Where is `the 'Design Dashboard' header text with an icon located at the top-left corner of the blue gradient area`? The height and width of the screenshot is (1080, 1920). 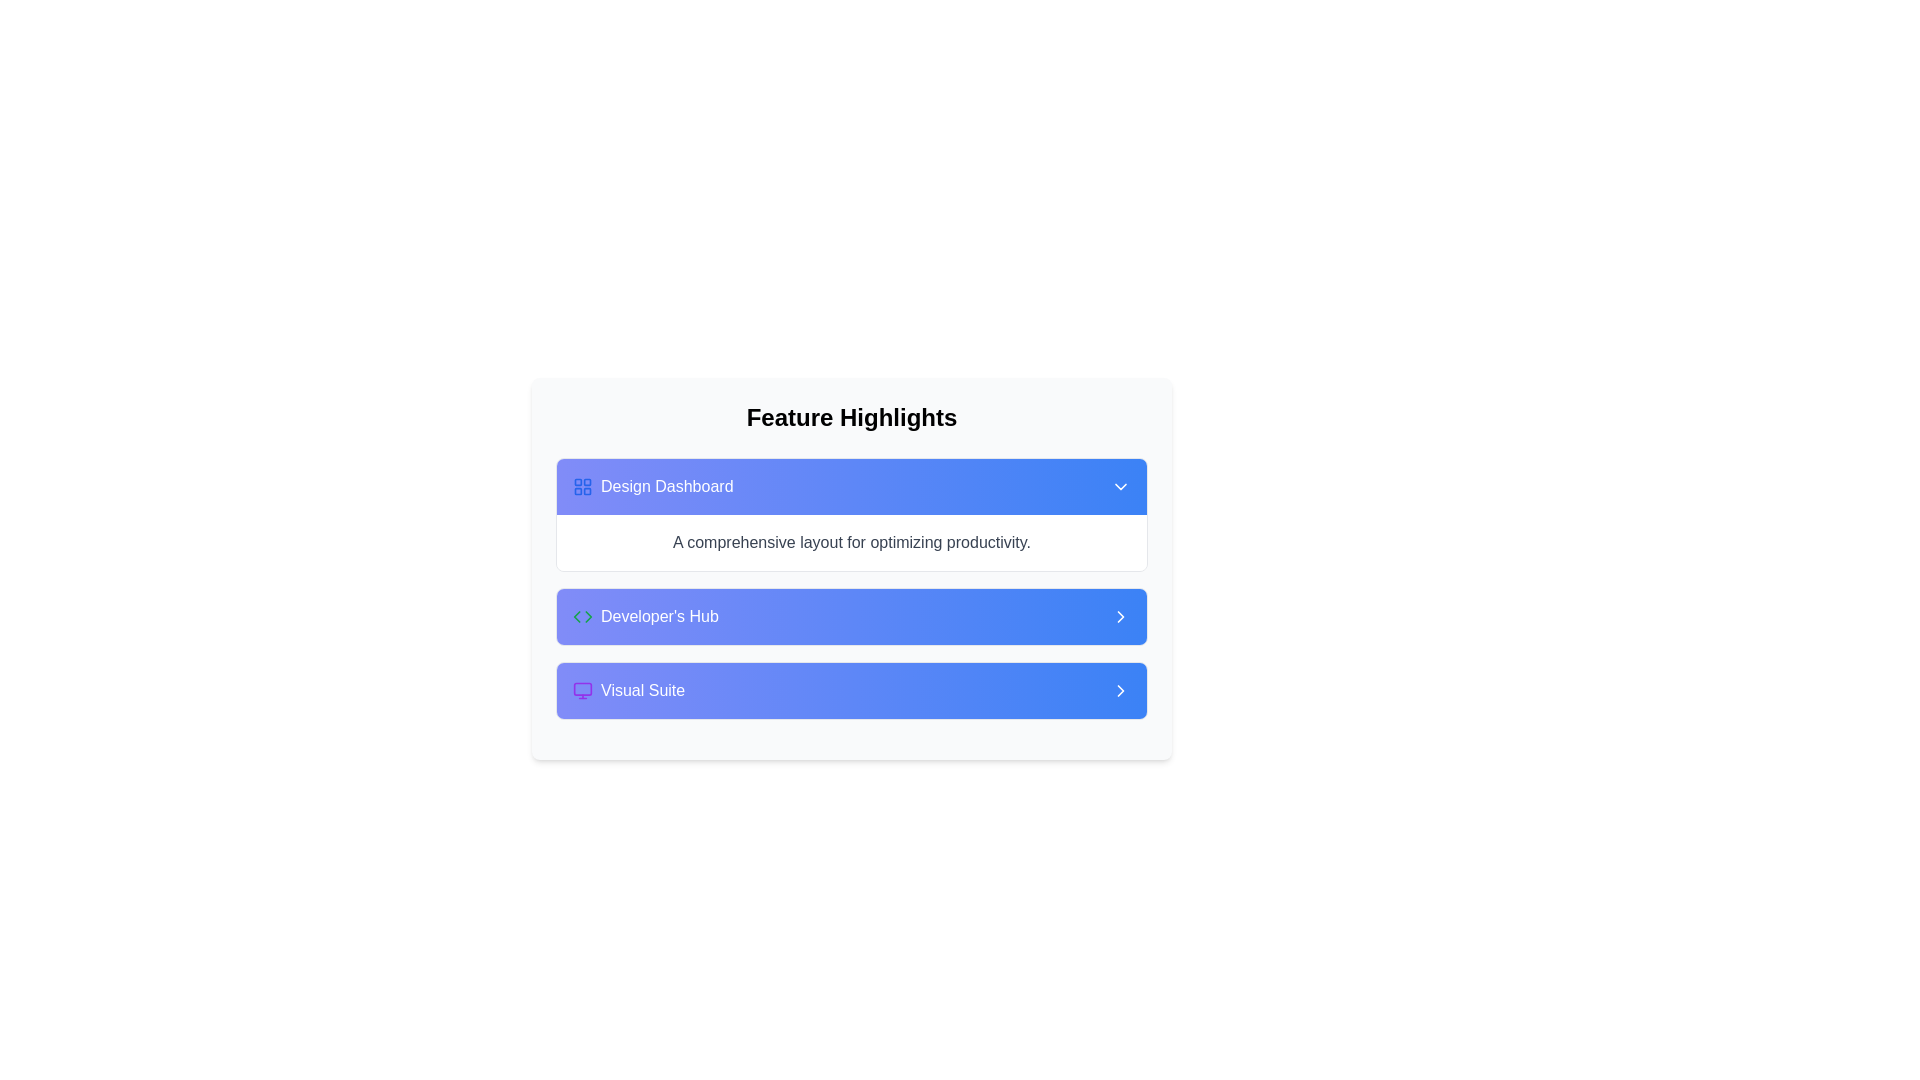
the 'Design Dashboard' header text with an icon located at the top-left corner of the blue gradient area is located at coordinates (653, 486).